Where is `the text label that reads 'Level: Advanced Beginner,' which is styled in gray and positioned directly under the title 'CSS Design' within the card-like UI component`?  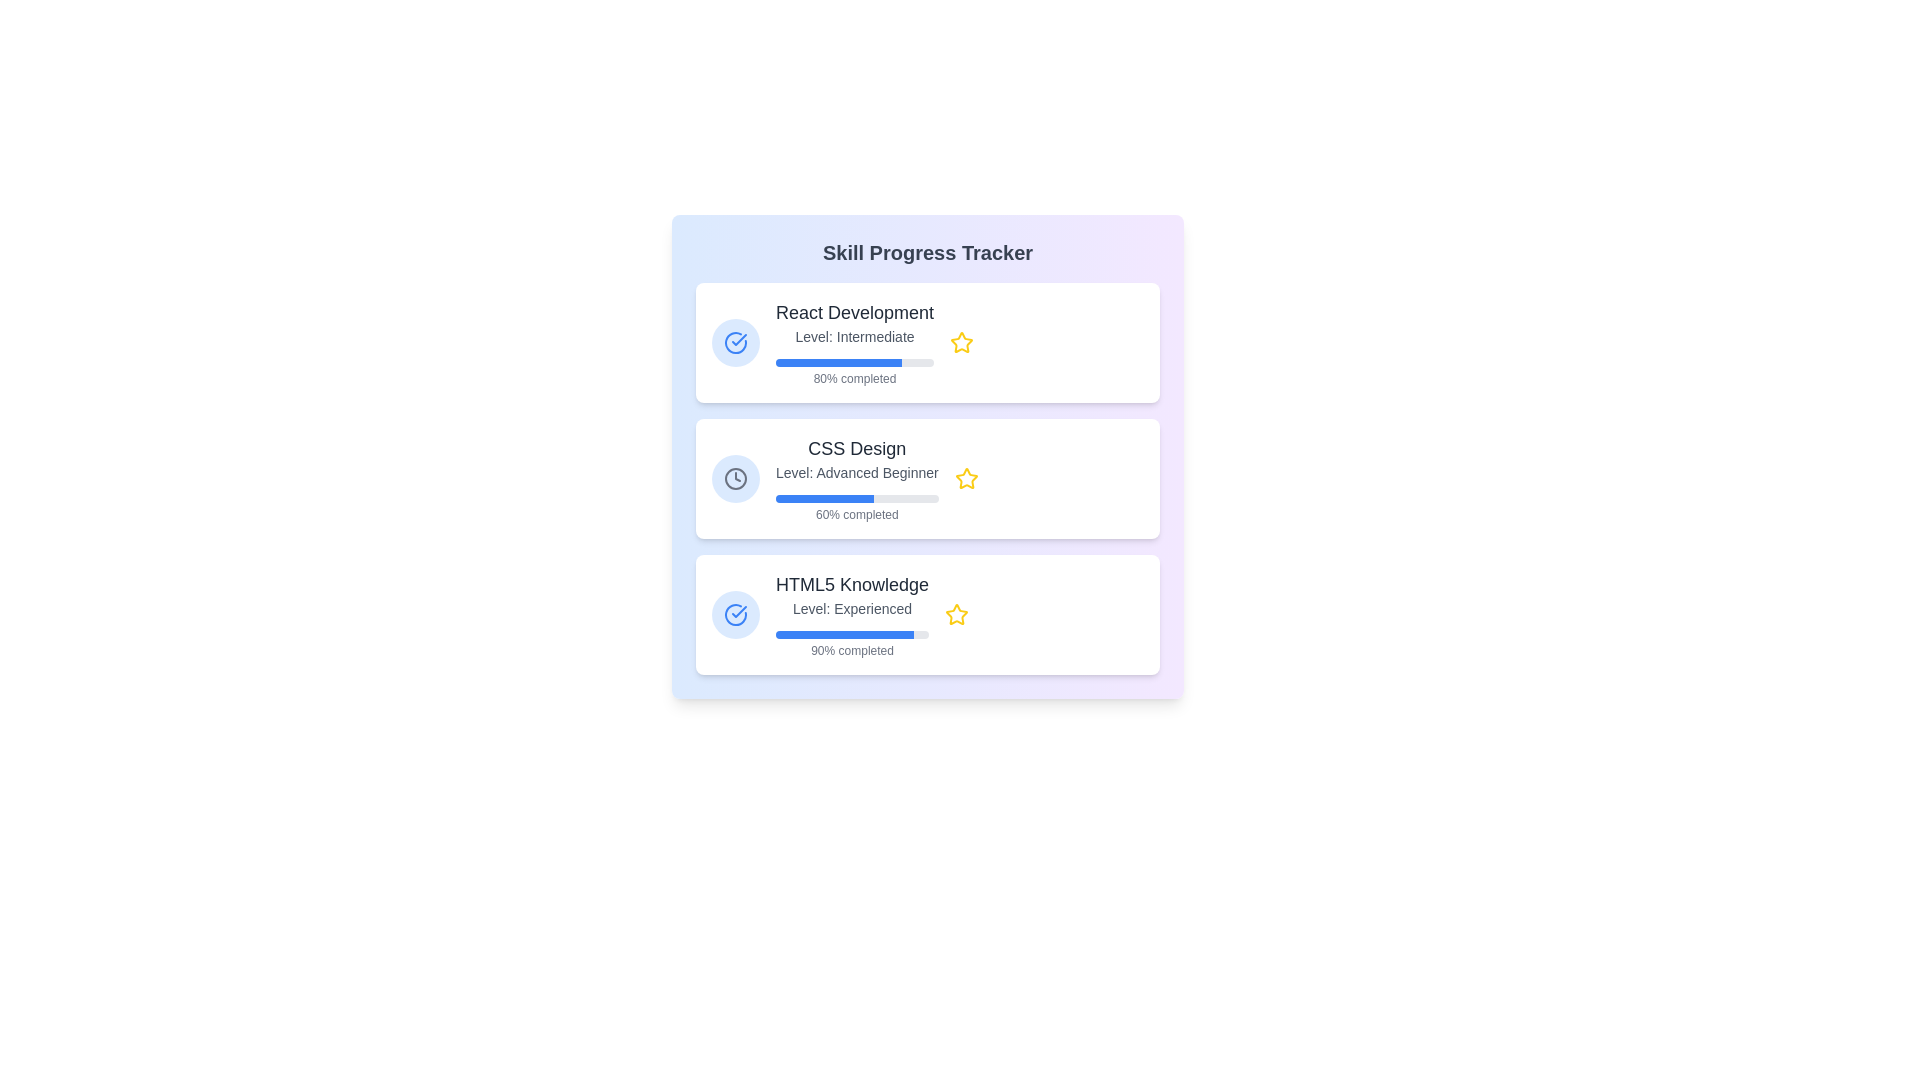
the text label that reads 'Level: Advanced Beginner,' which is styled in gray and positioned directly under the title 'CSS Design' within the card-like UI component is located at coordinates (857, 473).